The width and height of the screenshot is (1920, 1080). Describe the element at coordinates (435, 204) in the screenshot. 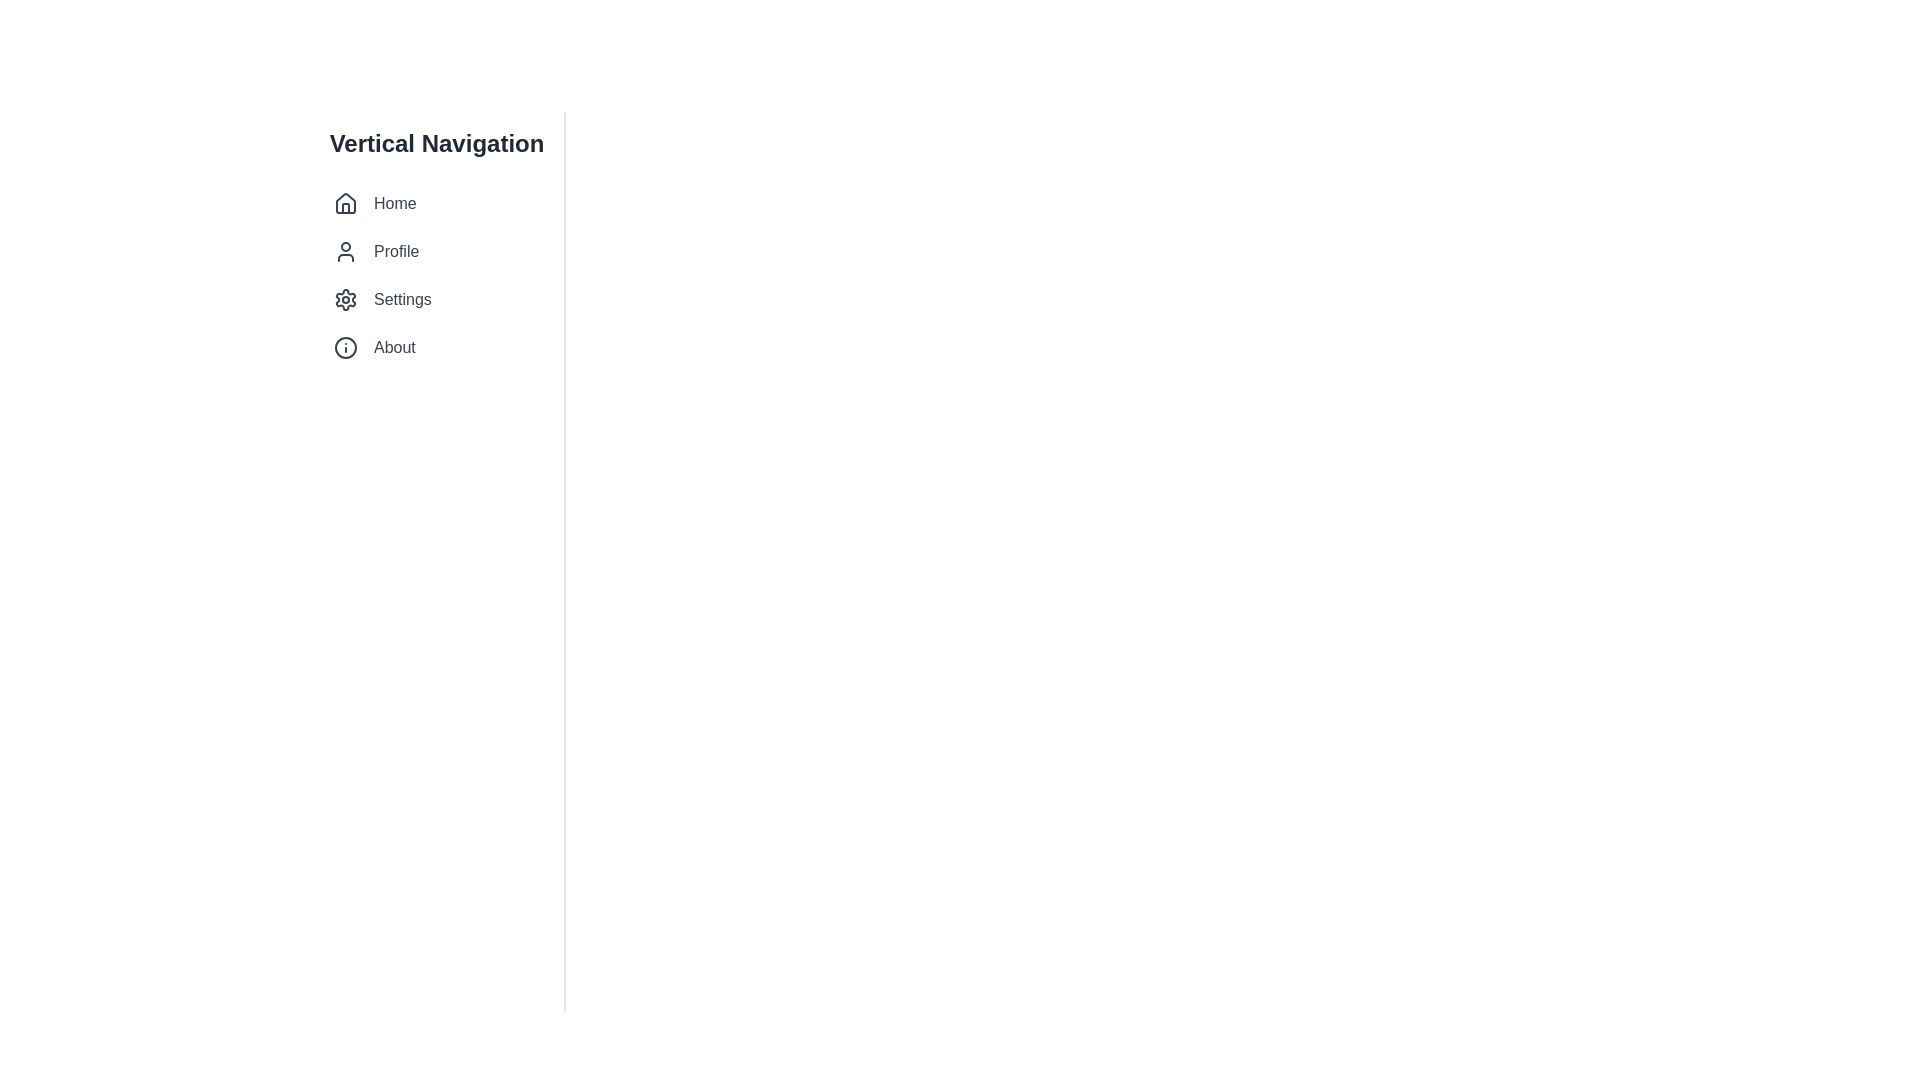

I see `the 'Home' clickable navigation link at the top of the vertical menu to apply the hover effect, which changes the background color for better visibility` at that location.